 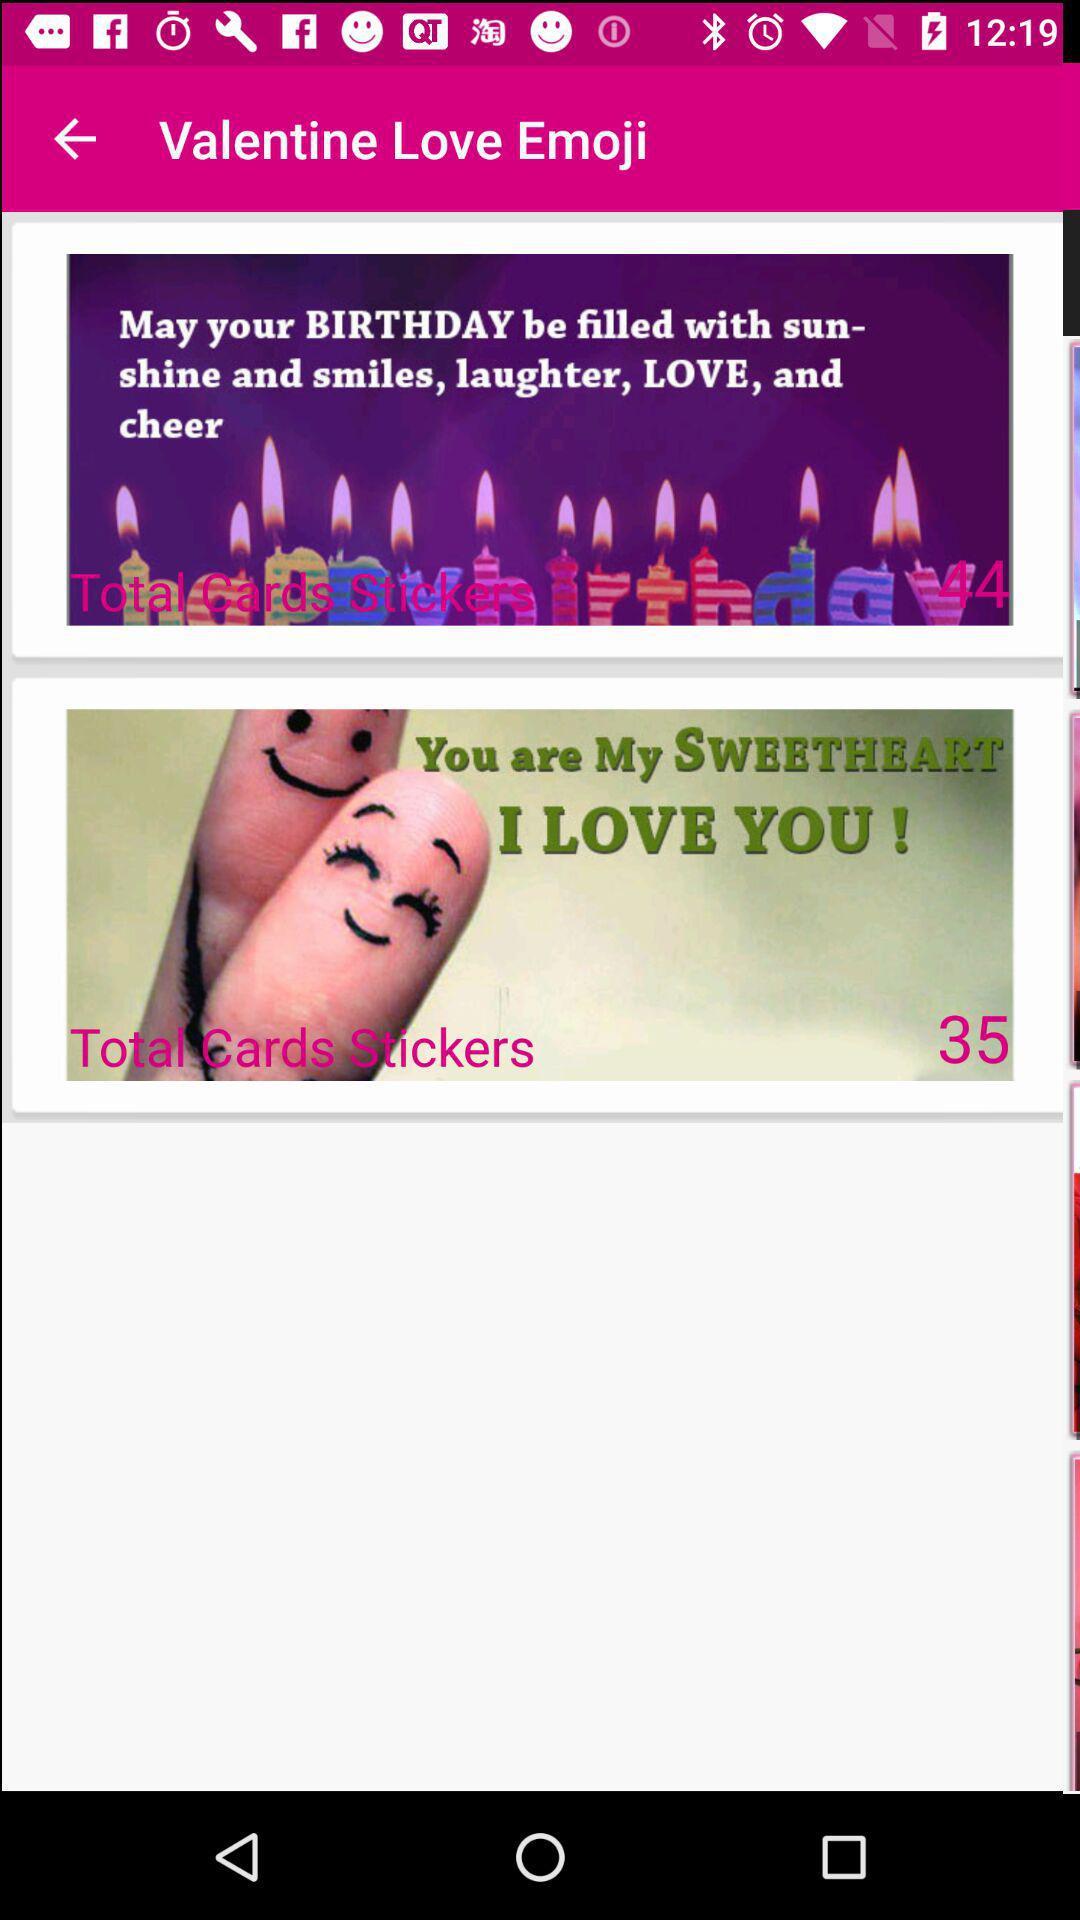 I want to click on 35 on the right, so click(x=974, y=1037).